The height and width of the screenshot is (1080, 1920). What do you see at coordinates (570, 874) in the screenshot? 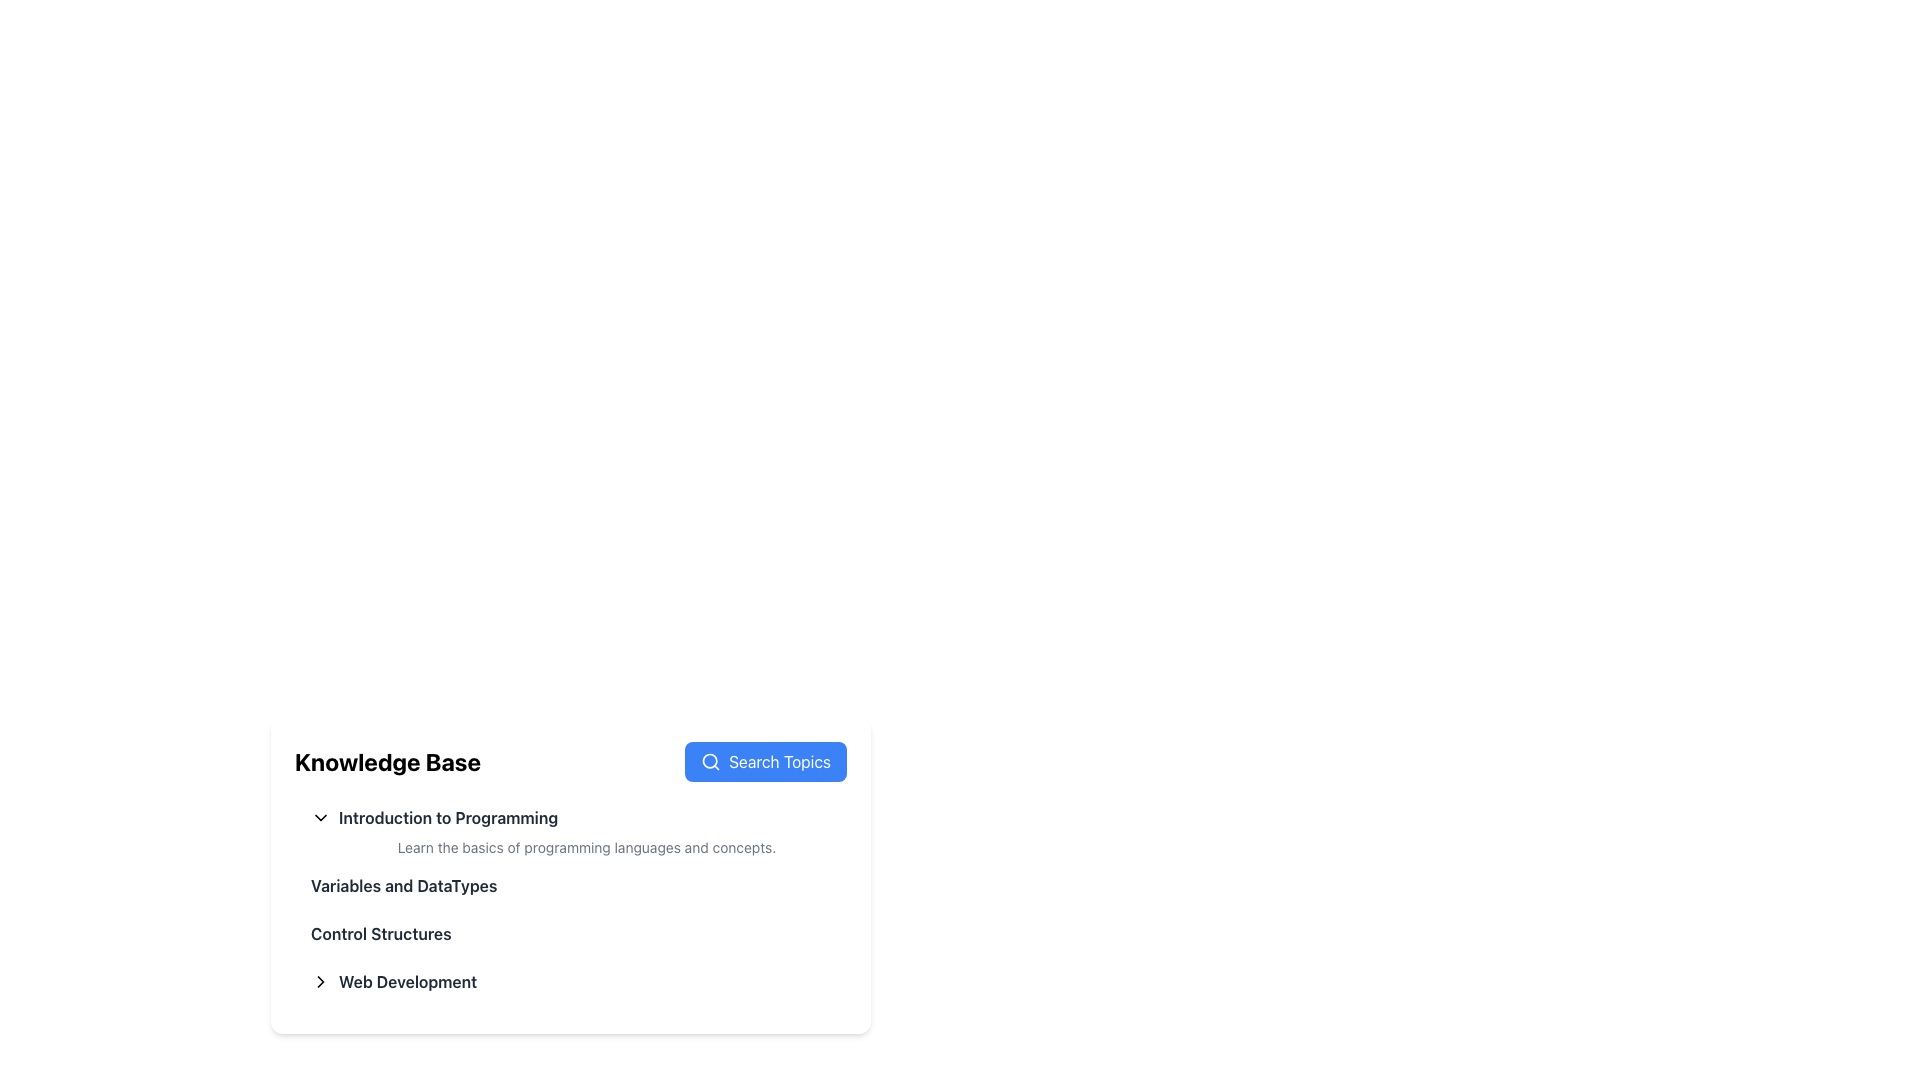
I see `the interactive list item labeled 'Variables and DataTypes'` at bounding box center [570, 874].